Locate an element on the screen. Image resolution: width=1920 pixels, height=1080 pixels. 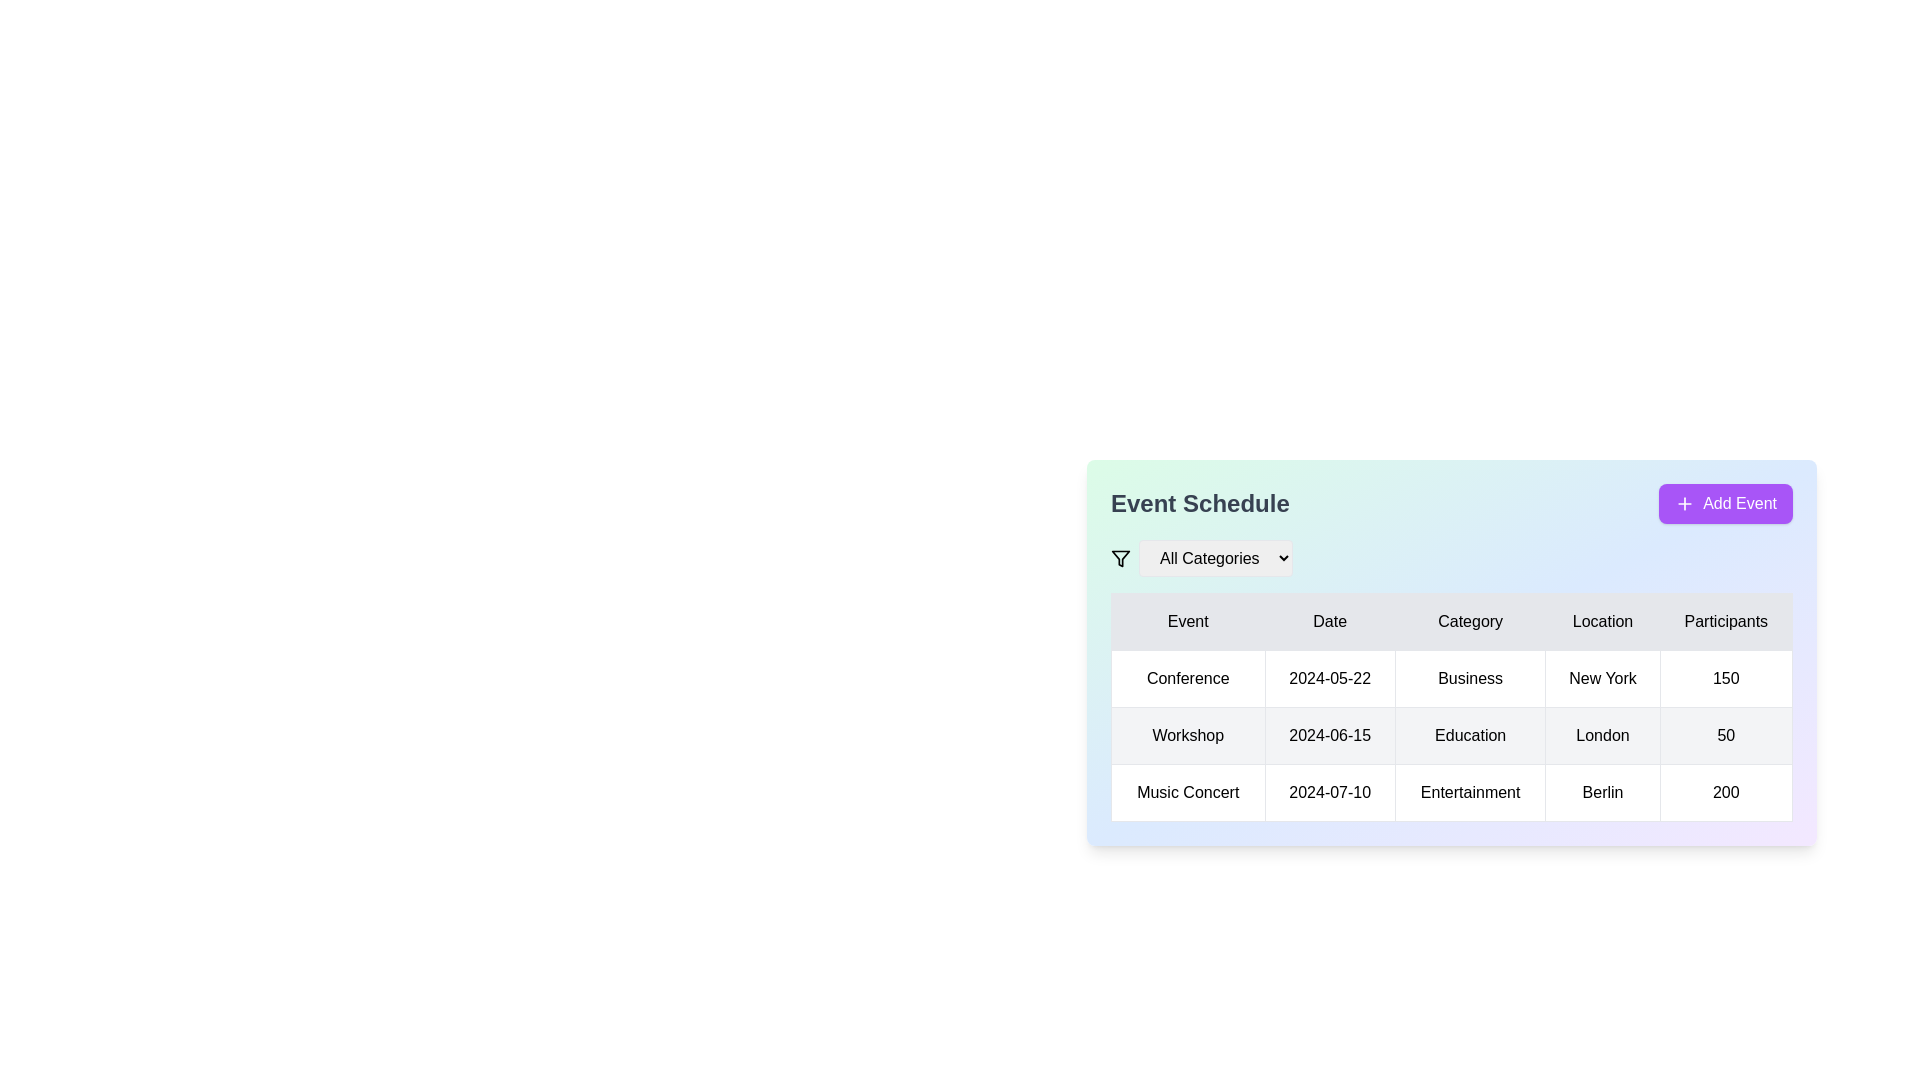
the 'Category' column header in the table, which is the third header in a sequence of five headers: 'Event', 'Date', 'Category', 'Location', and 'Participants' is located at coordinates (1470, 620).